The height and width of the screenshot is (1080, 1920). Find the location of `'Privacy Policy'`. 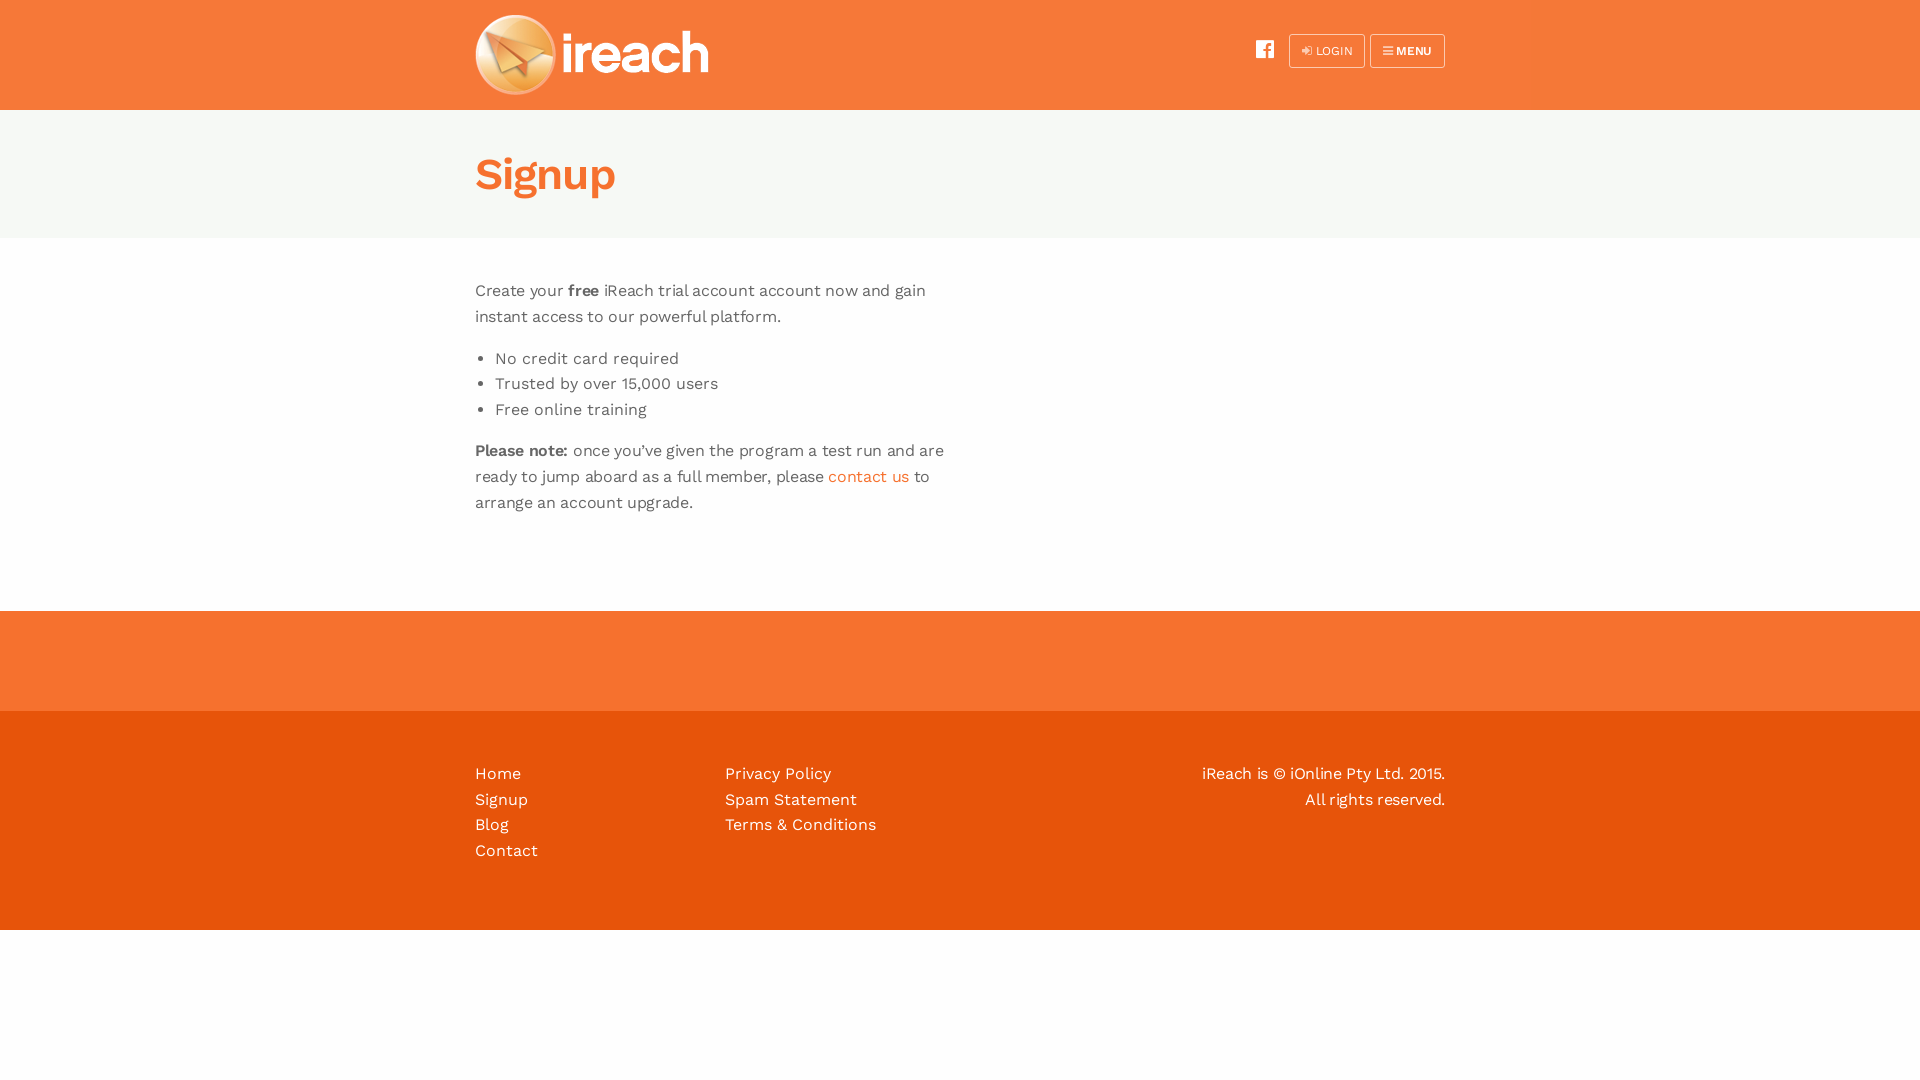

'Privacy Policy' is located at coordinates (776, 772).